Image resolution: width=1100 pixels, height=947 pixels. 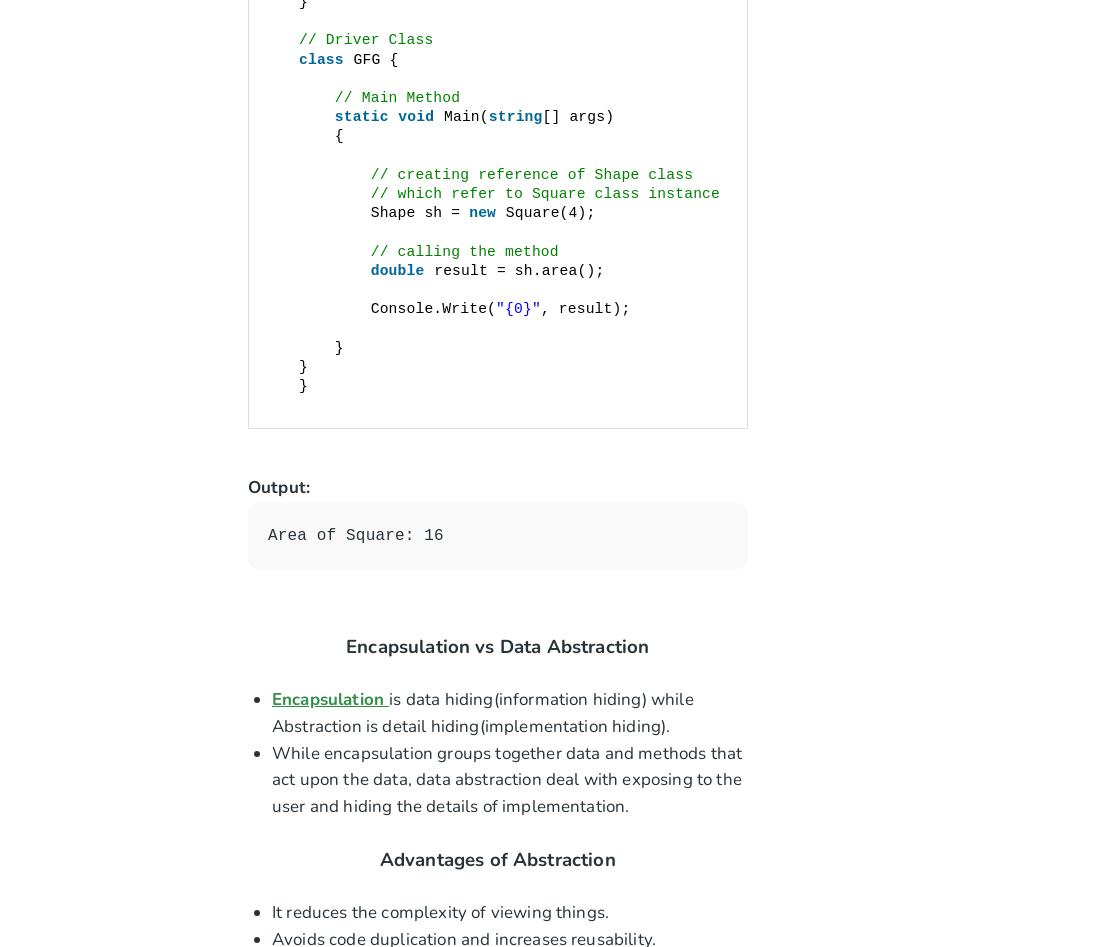 I want to click on 'Output:', so click(x=277, y=486).